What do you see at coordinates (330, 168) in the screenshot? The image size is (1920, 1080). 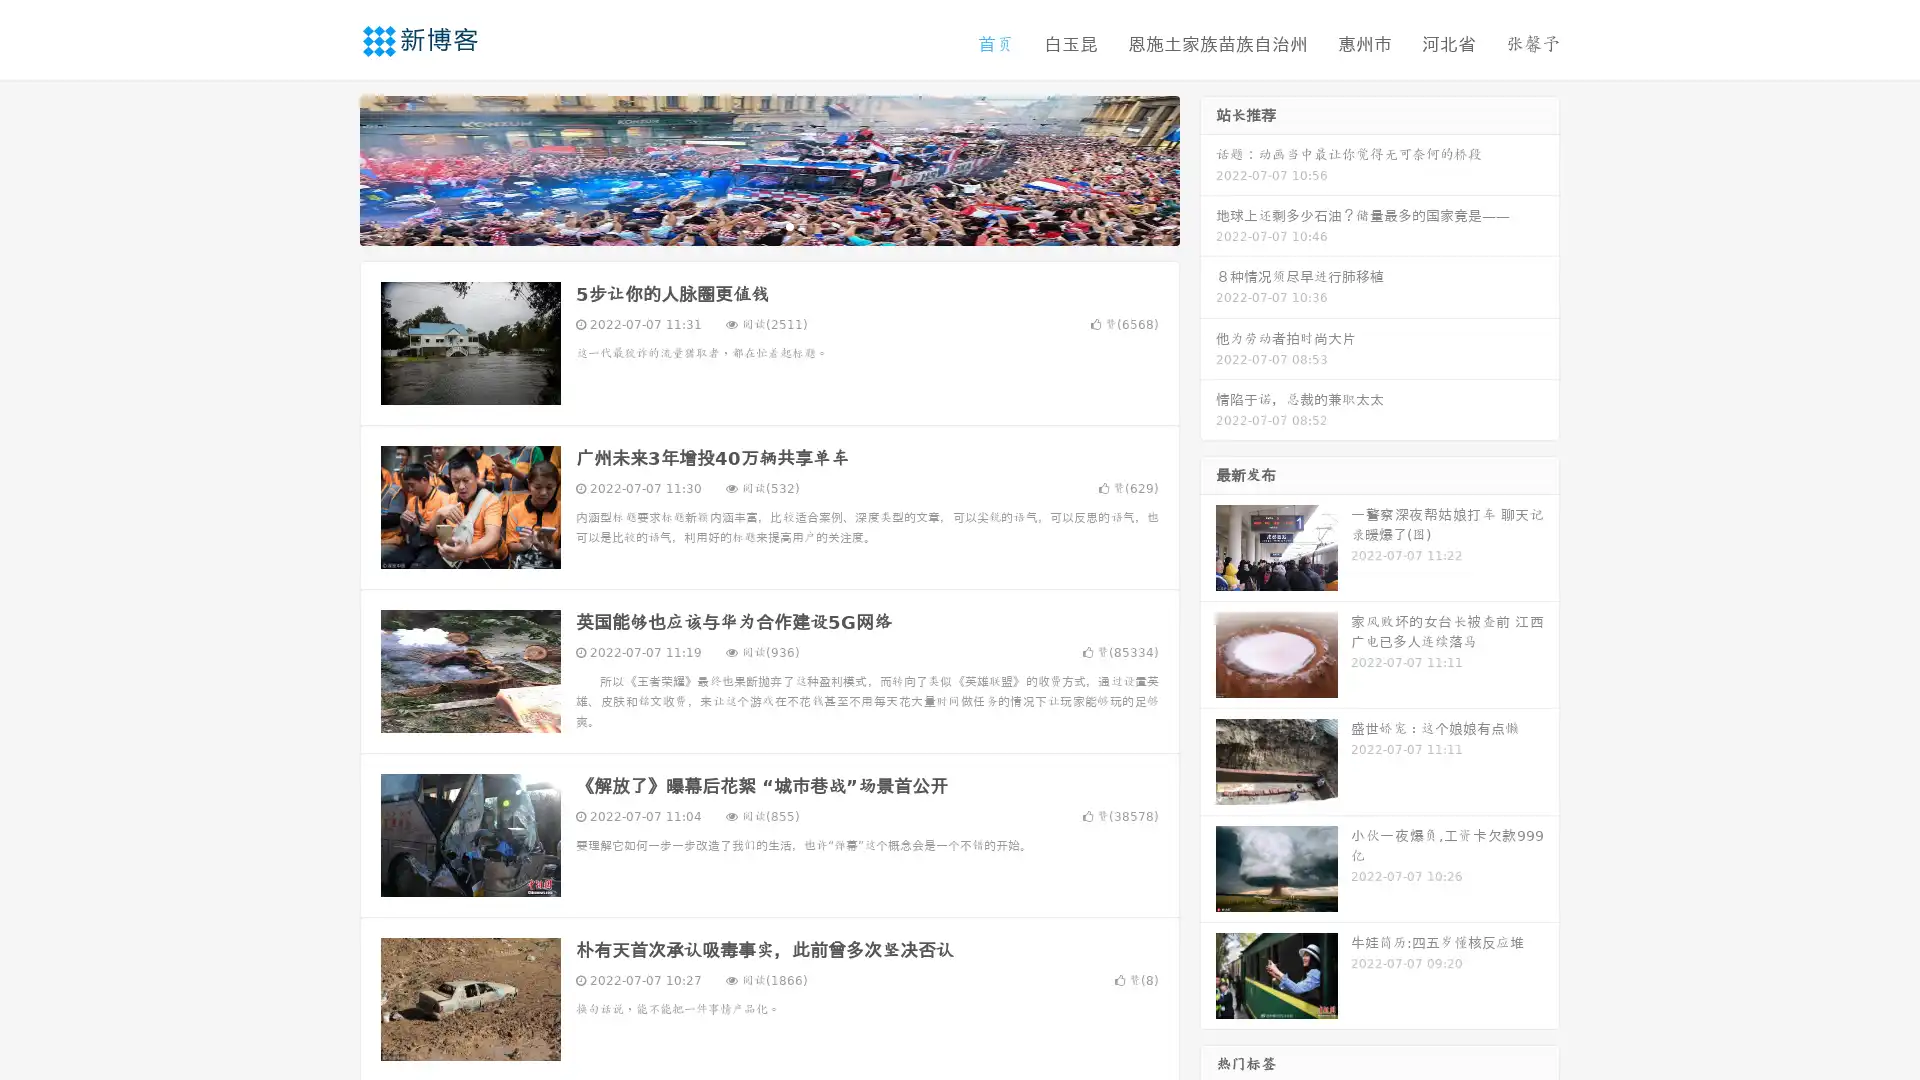 I see `Previous slide` at bounding box center [330, 168].